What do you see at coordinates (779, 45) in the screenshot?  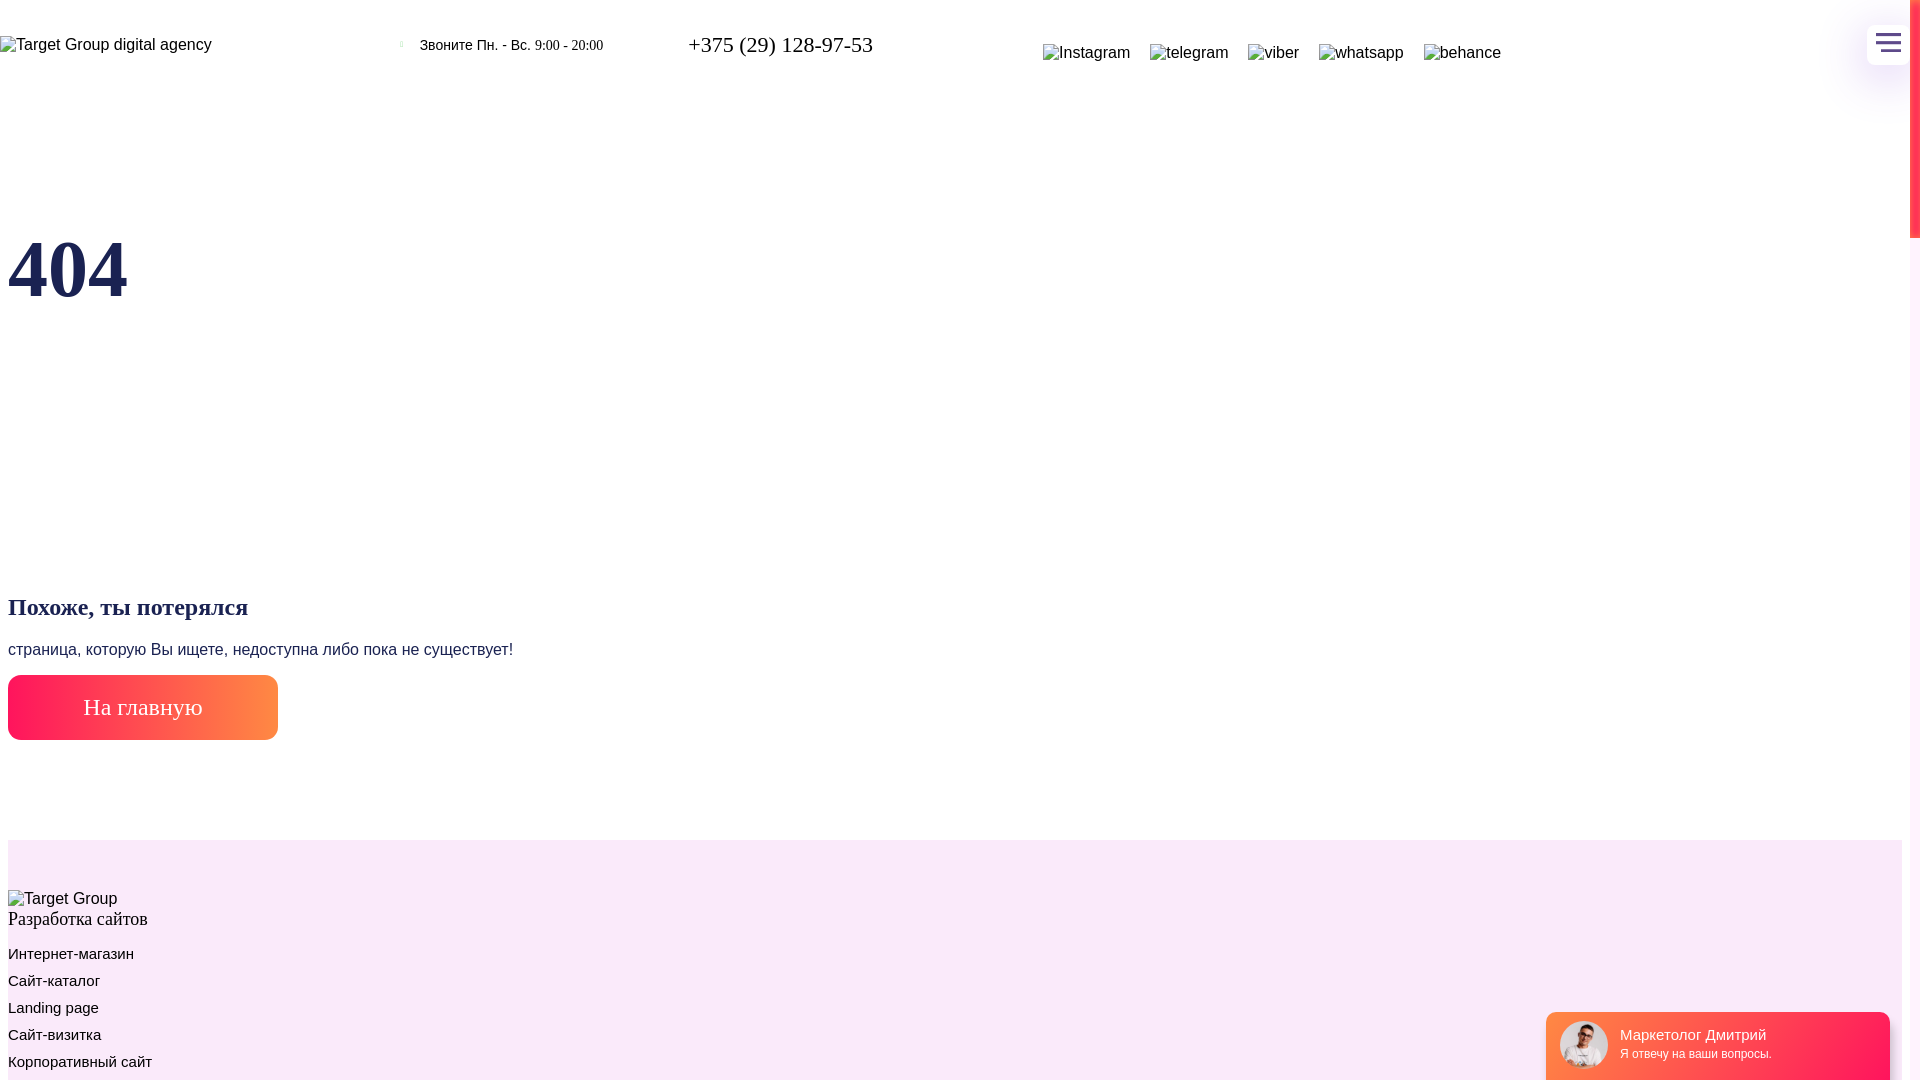 I see `'+375 (29) 128-97-53'` at bounding box center [779, 45].